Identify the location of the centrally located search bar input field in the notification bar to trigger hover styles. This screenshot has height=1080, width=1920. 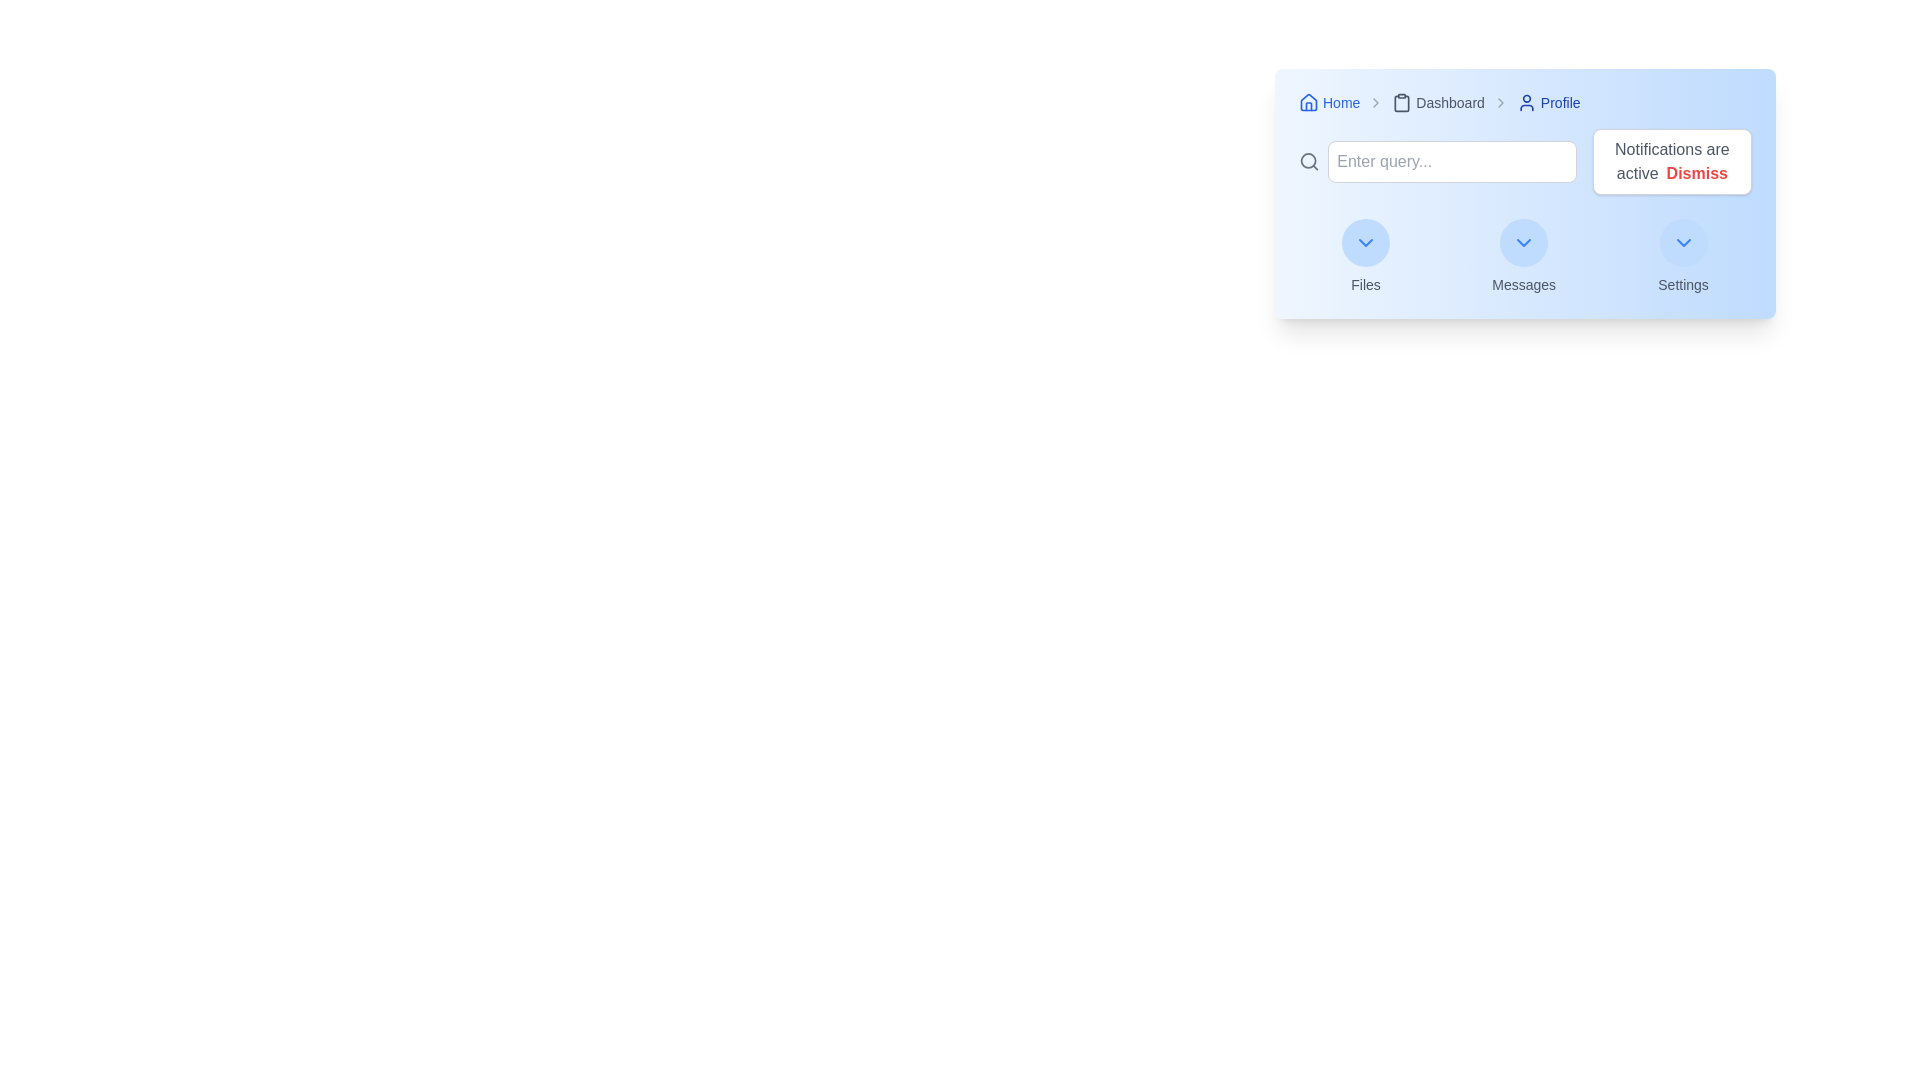
(1436, 161).